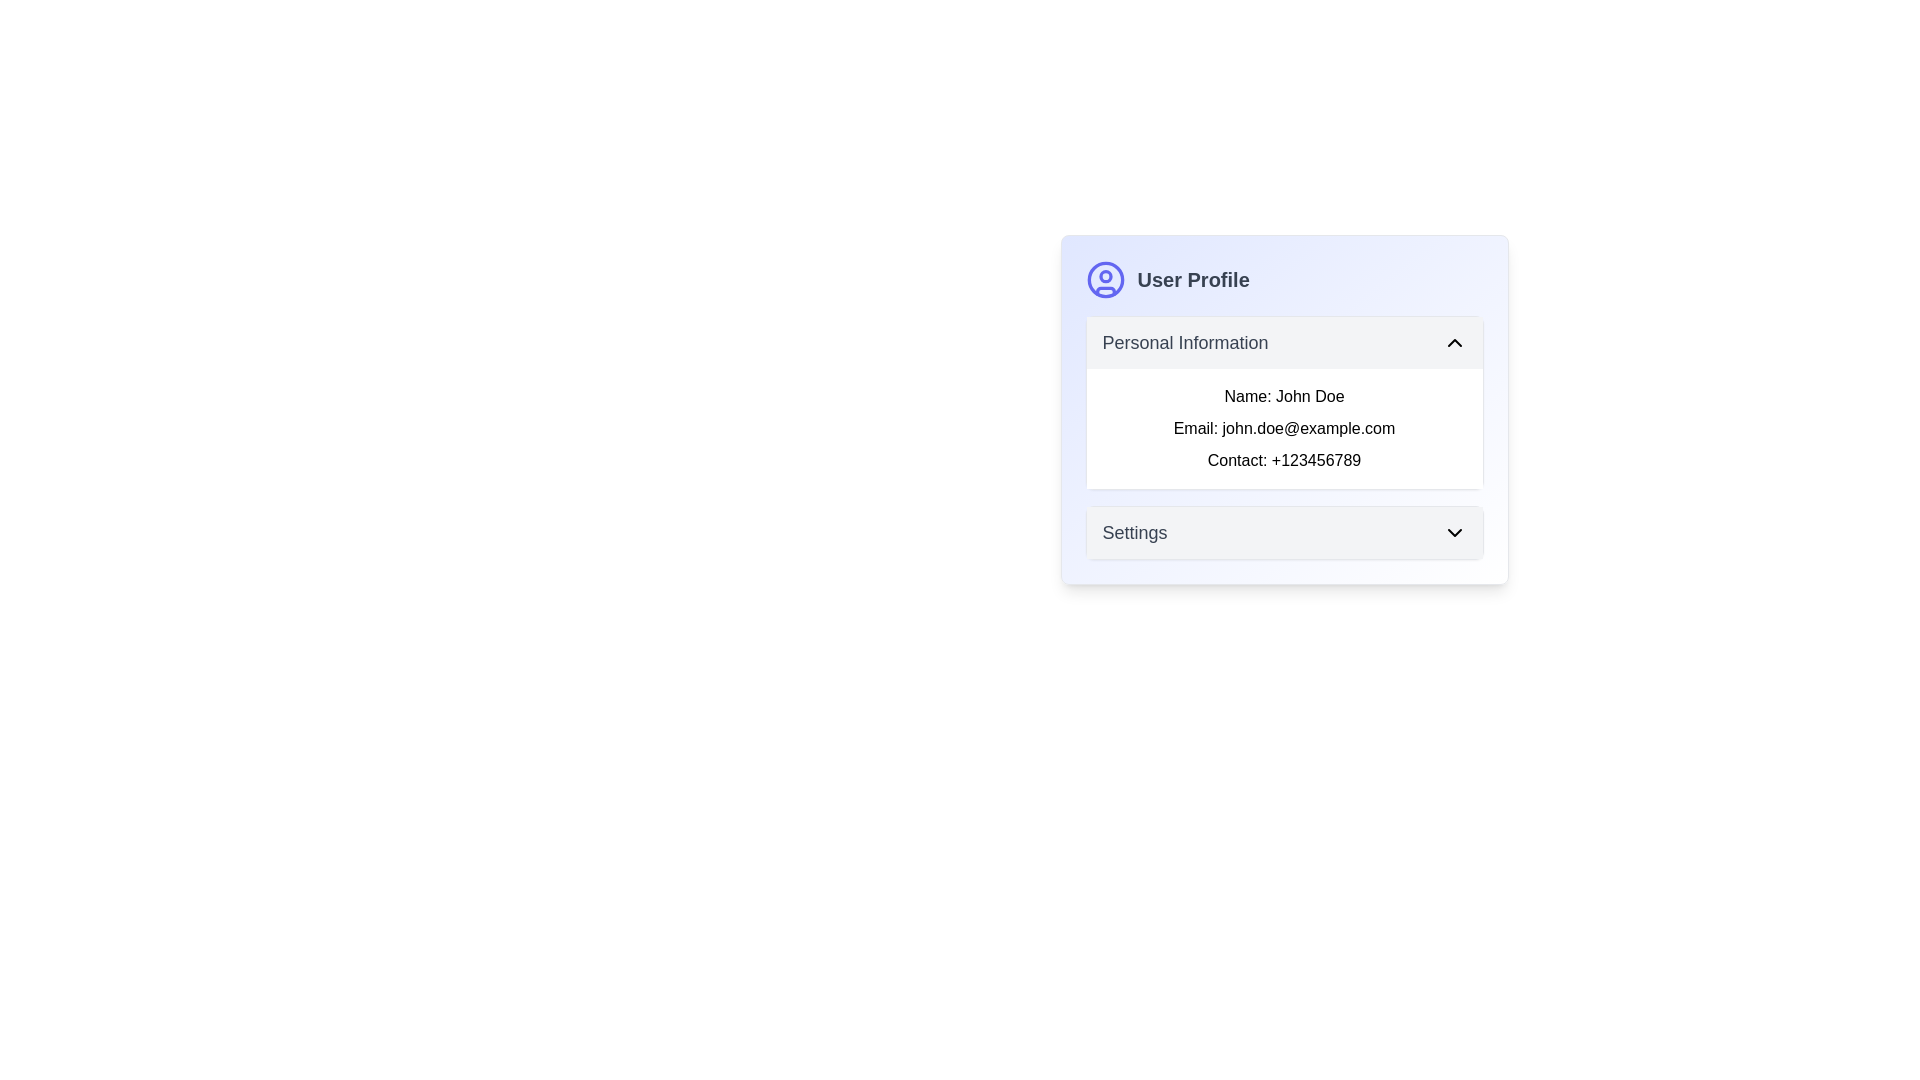 This screenshot has height=1080, width=1920. I want to click on the bordered and shadowed Text content box displaying user information, which is located in the user profile section, to interact with its expandable or collapsible features, so click(1284, 402).